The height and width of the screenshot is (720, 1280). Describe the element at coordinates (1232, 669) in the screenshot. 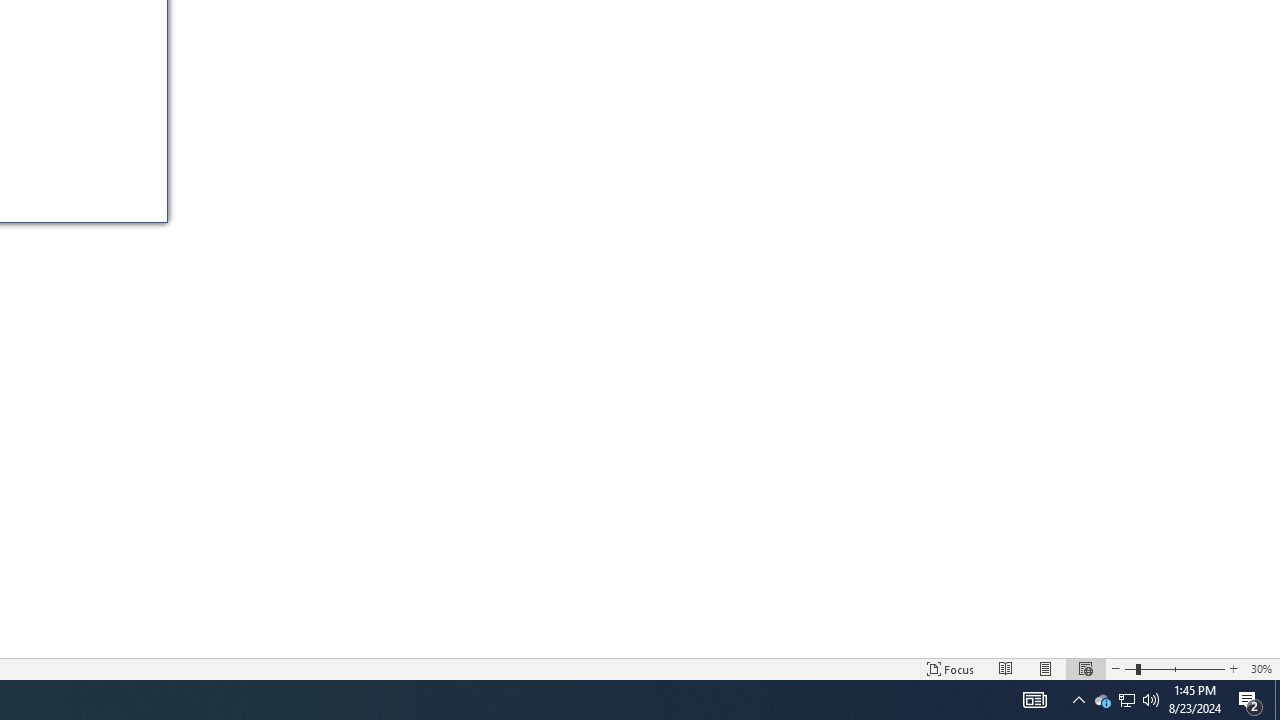

I see `'Zoom In'` at that location.